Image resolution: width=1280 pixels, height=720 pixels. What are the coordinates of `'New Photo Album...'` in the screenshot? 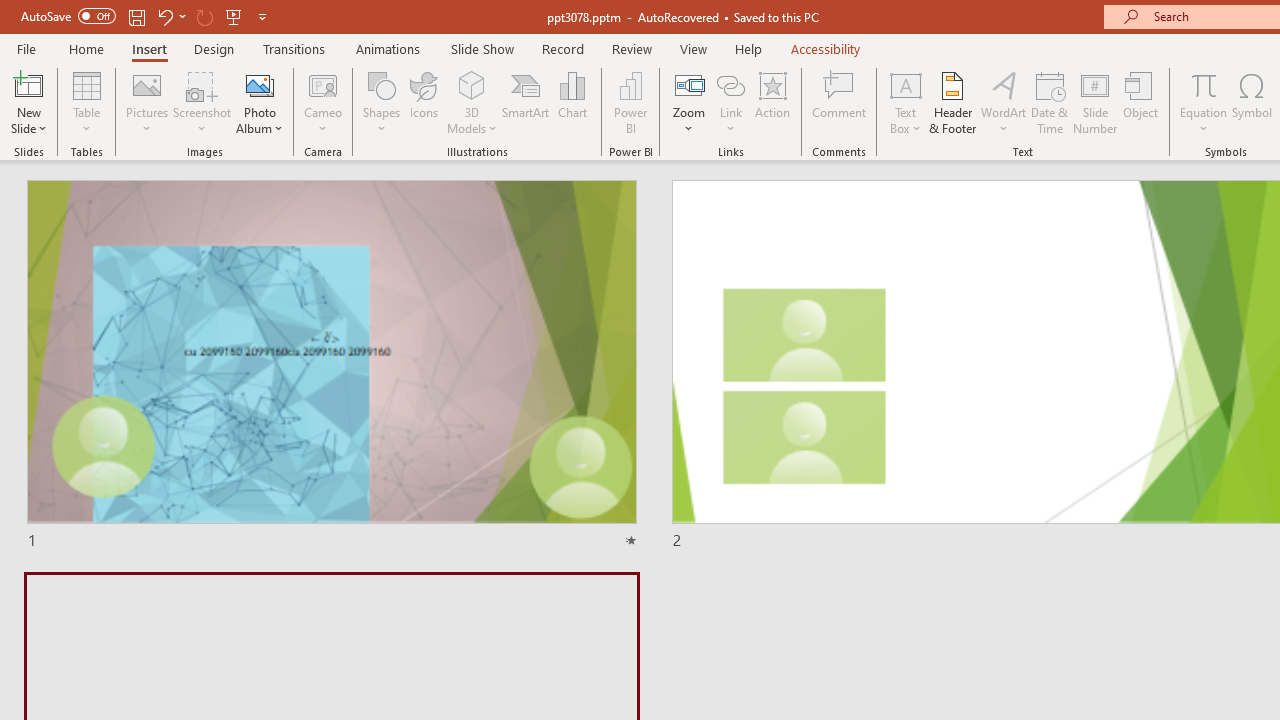 It's located at (258, 84).